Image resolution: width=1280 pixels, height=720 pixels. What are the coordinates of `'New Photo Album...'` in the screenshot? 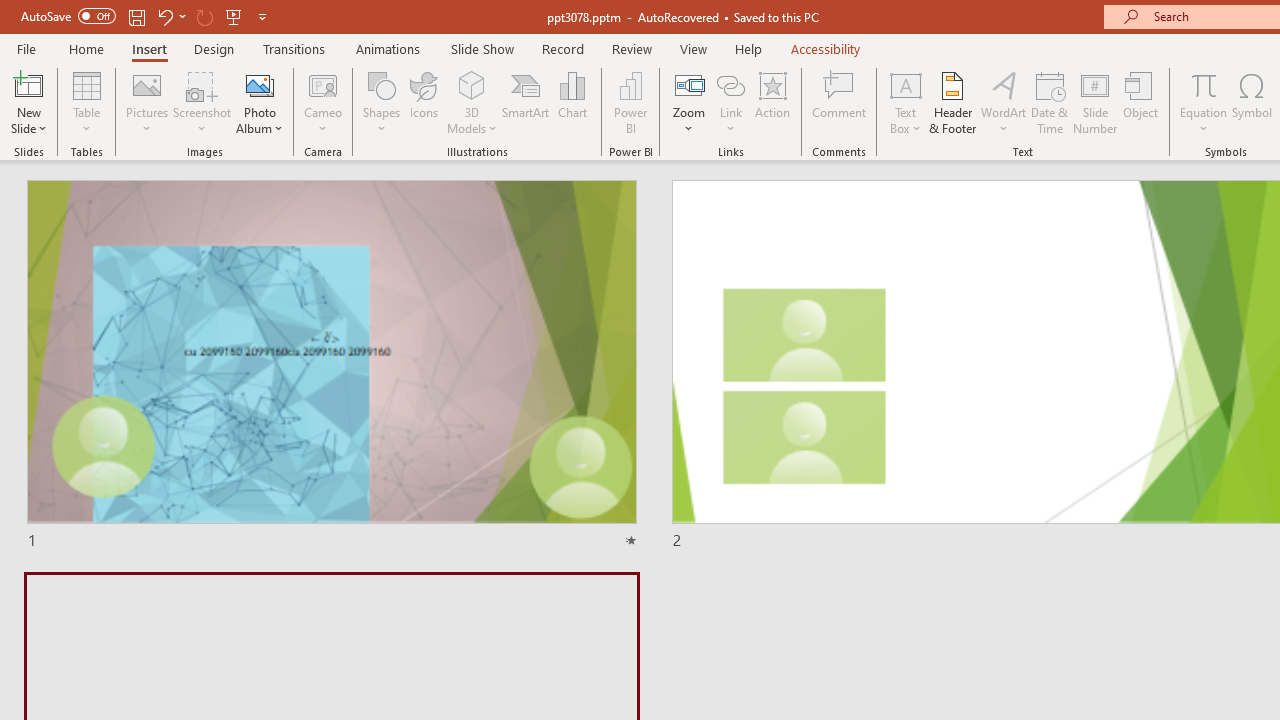 It's located at (258, 84).